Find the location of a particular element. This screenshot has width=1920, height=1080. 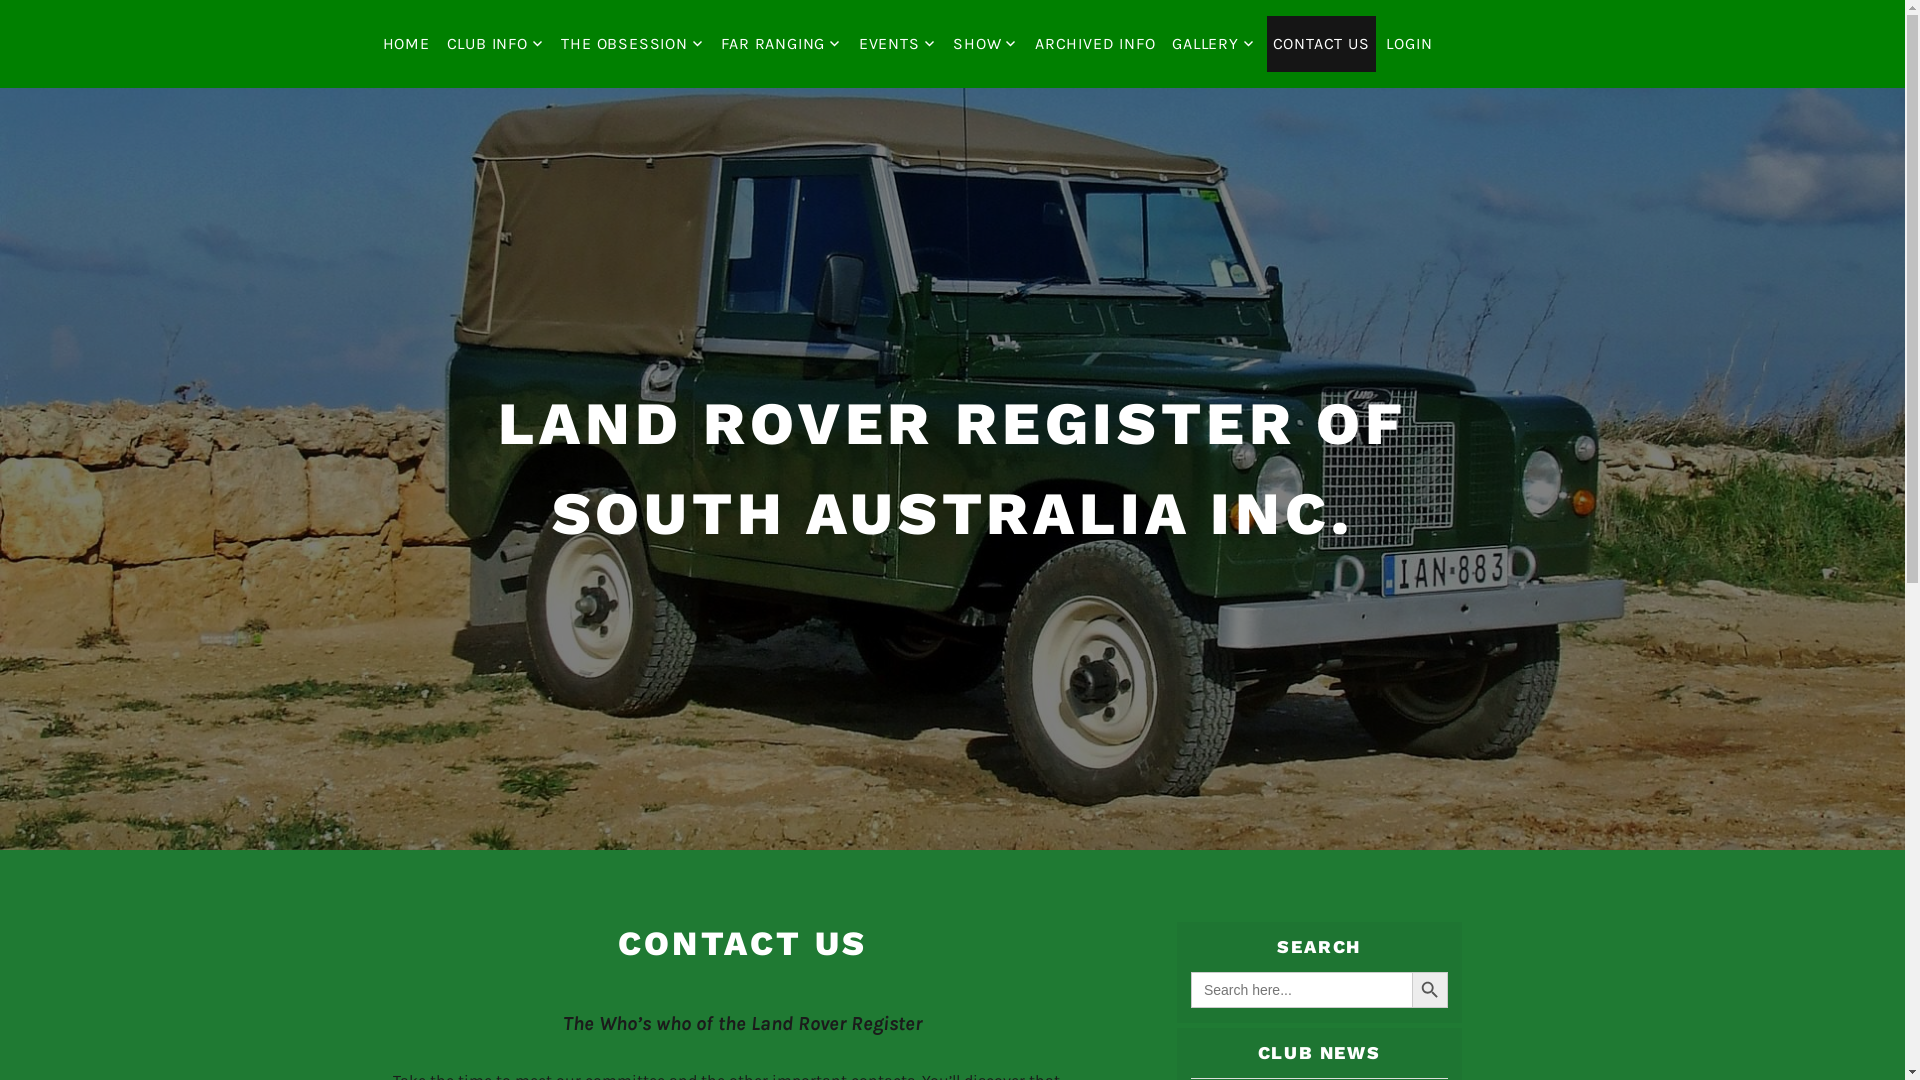

'CLUB INFO' is located at coordinates (495, 43).